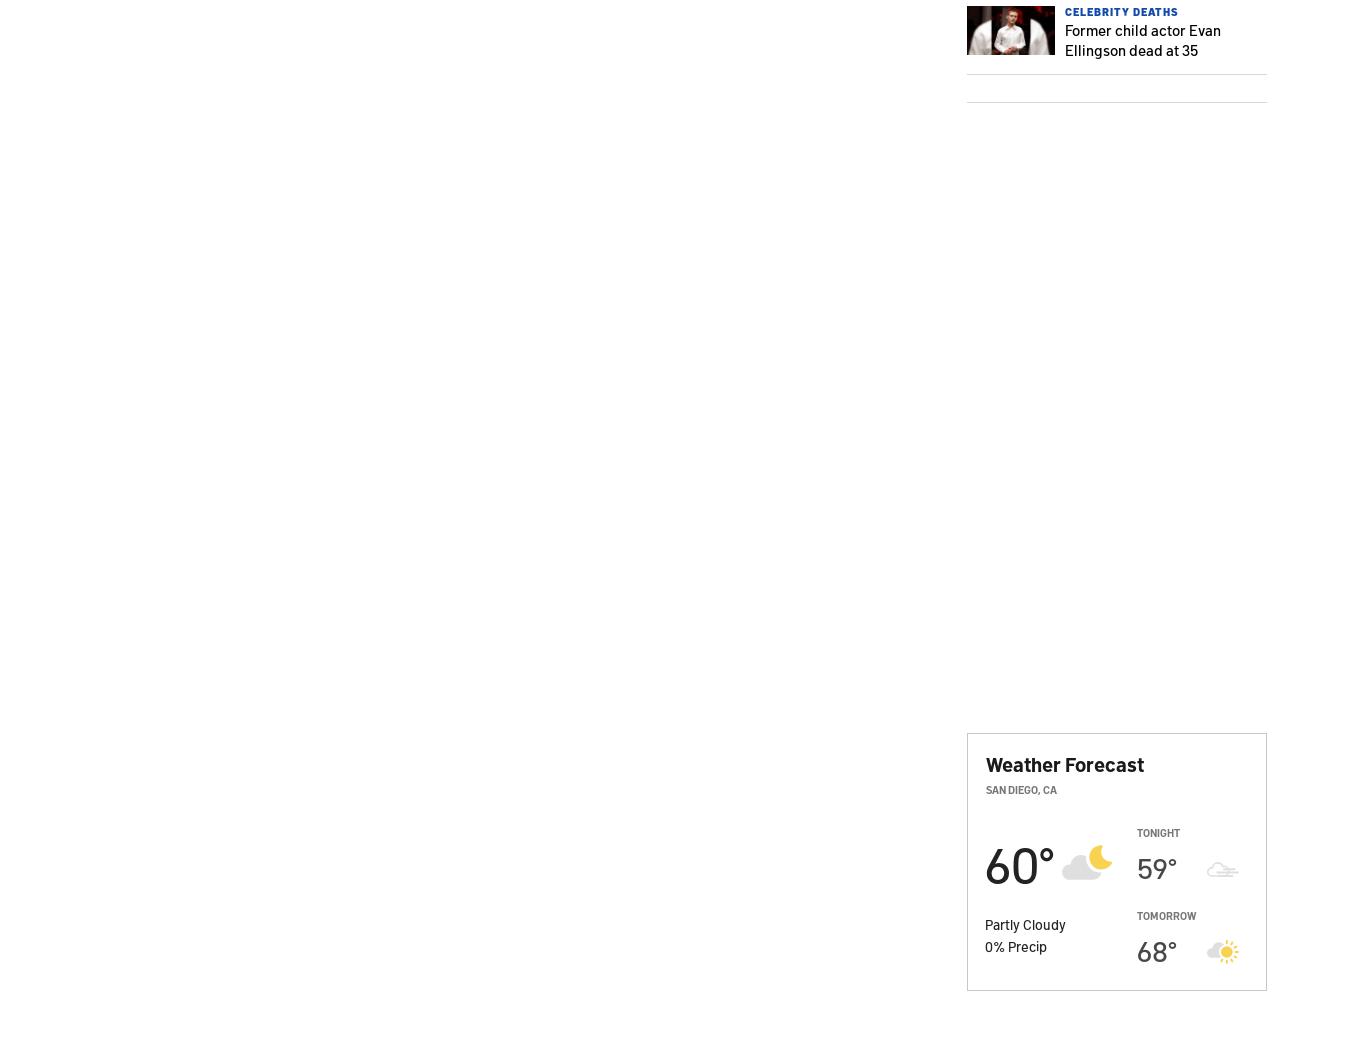 The width and height of the screenshot is (1350, 1040). What do you see at coordinates (1021, 788) in the screenshot?
I see `'San Diego, CA'` at bounding box center [1021, 788].